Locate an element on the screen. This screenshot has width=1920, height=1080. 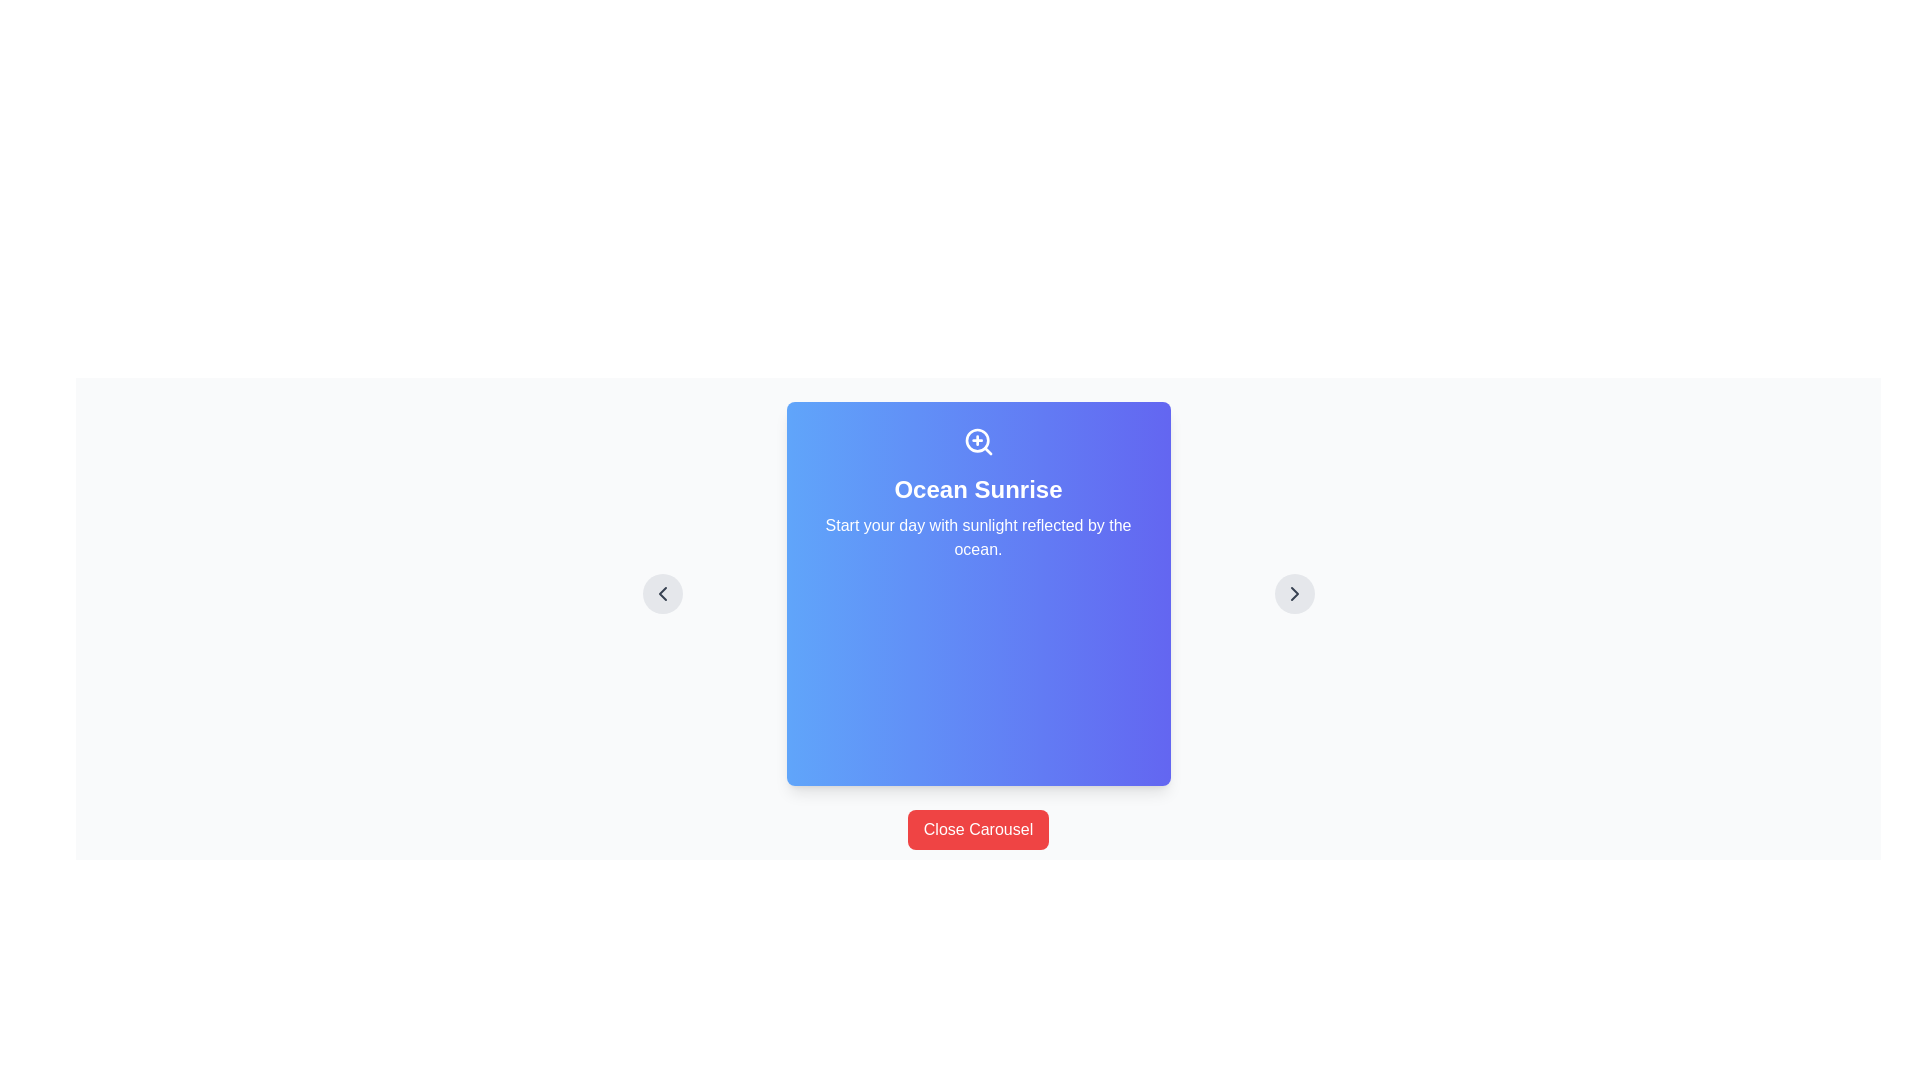
the descriptive text label providing context about the title 'Ocean Sunrise', located below the title and above a gap at the bottom of the card is located at coordinates (978, 536).